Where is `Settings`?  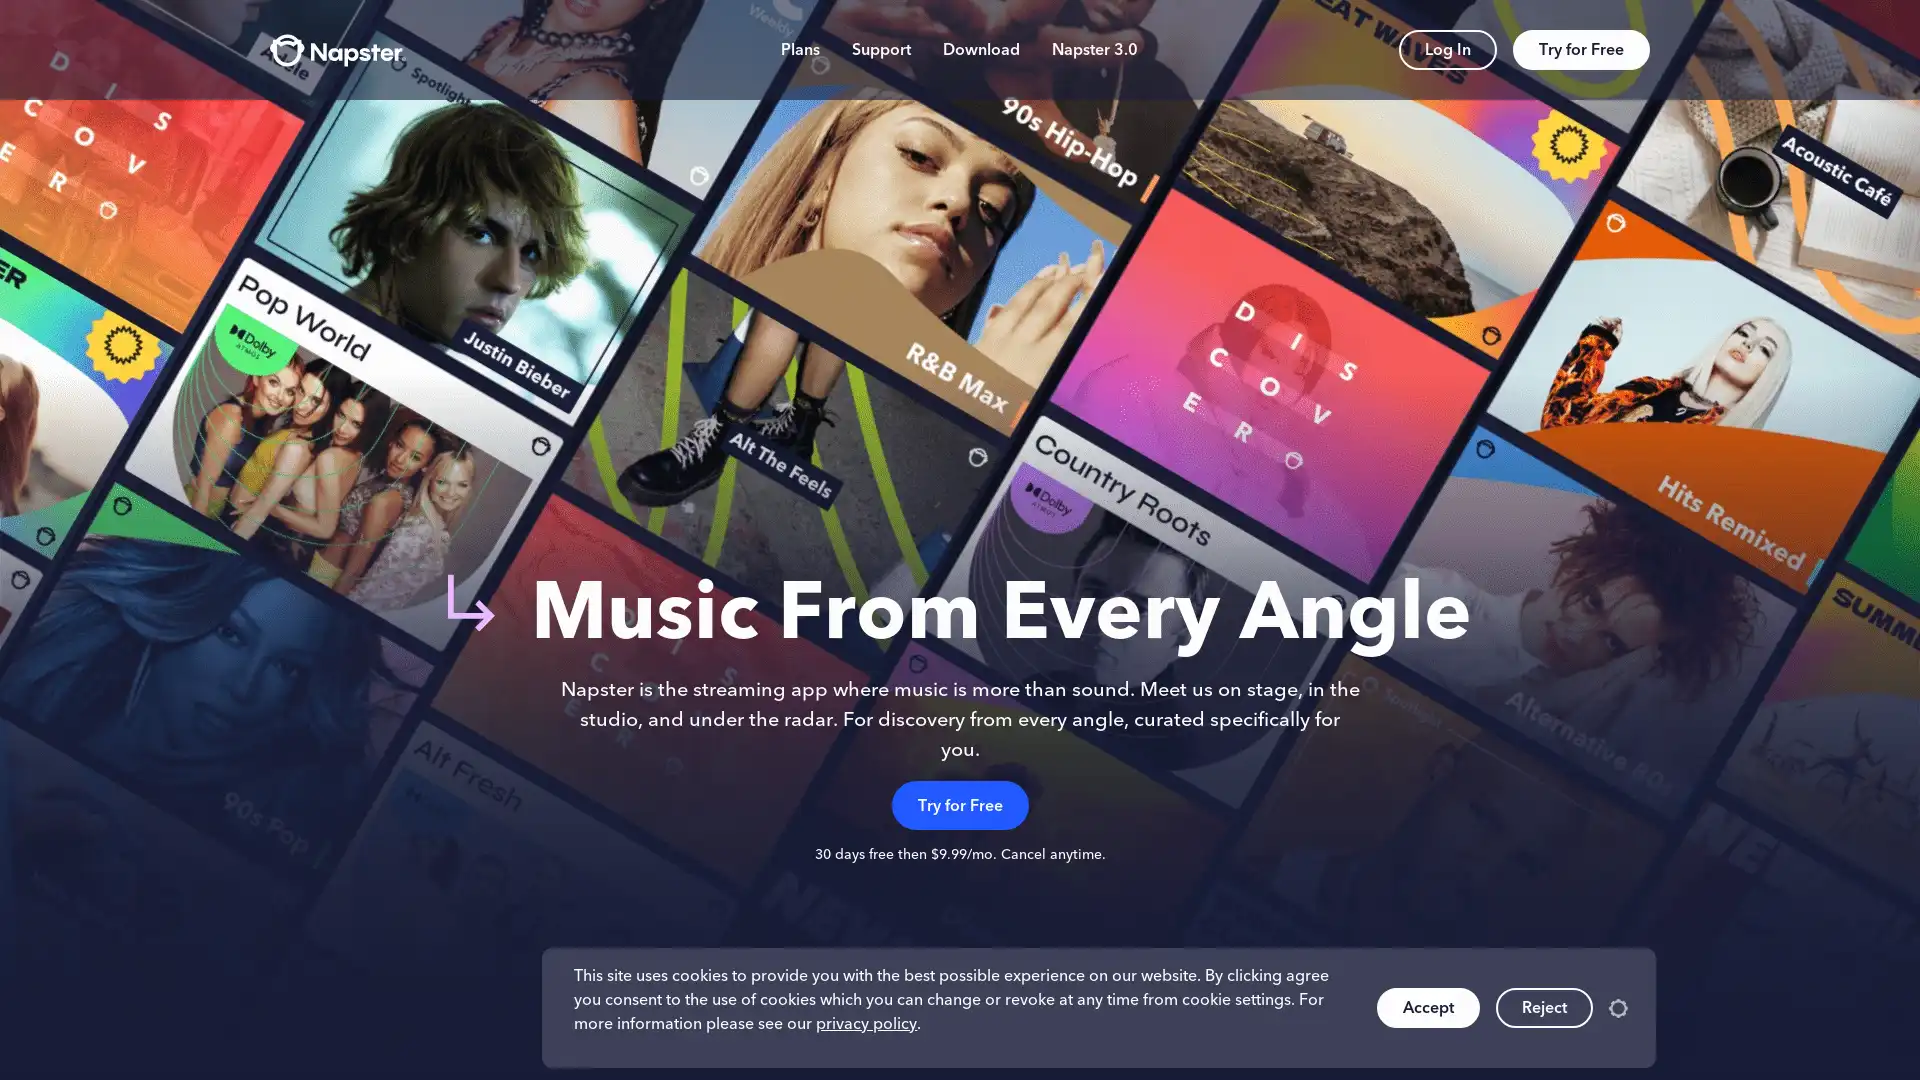 Settings is located at coordinates (1618, 1007).